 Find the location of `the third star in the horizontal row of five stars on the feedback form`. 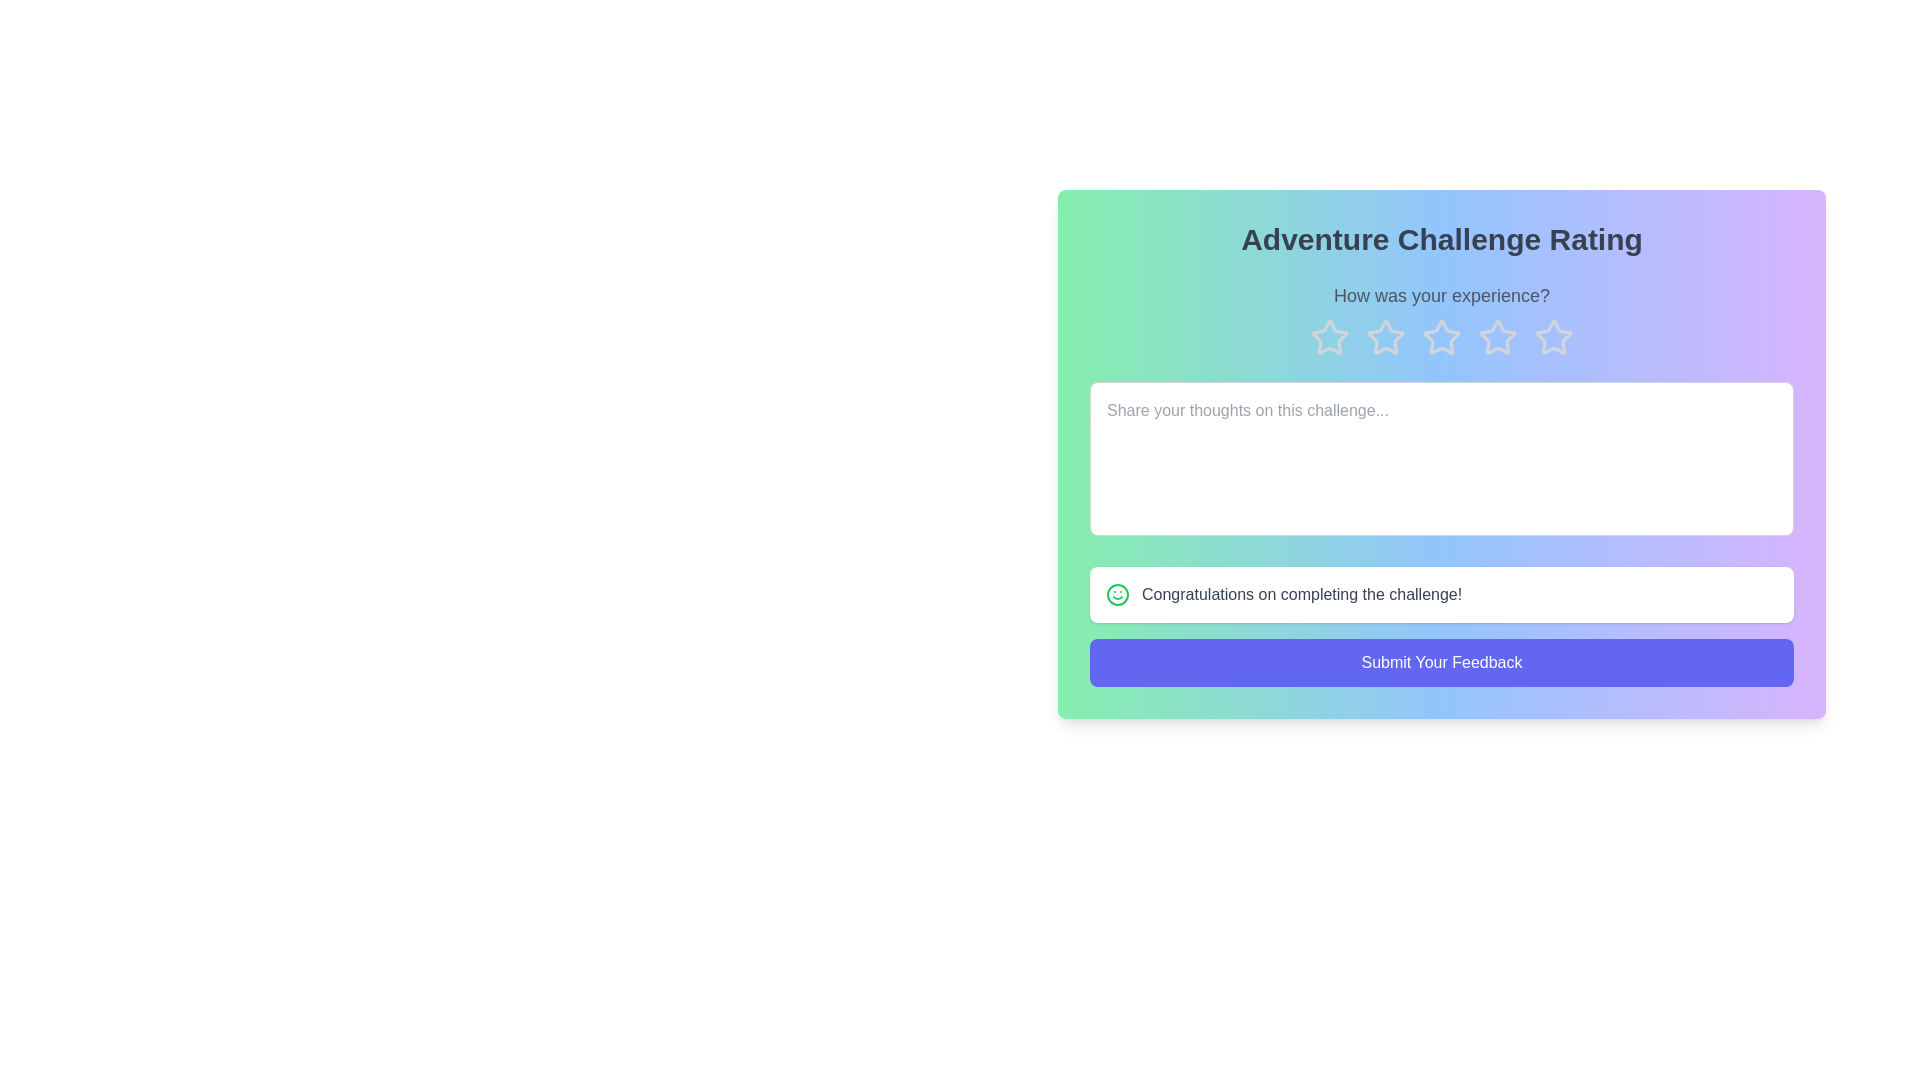

the third star in the horizontal row of five stars on the feedback form is located at coordinates (1441, 336).